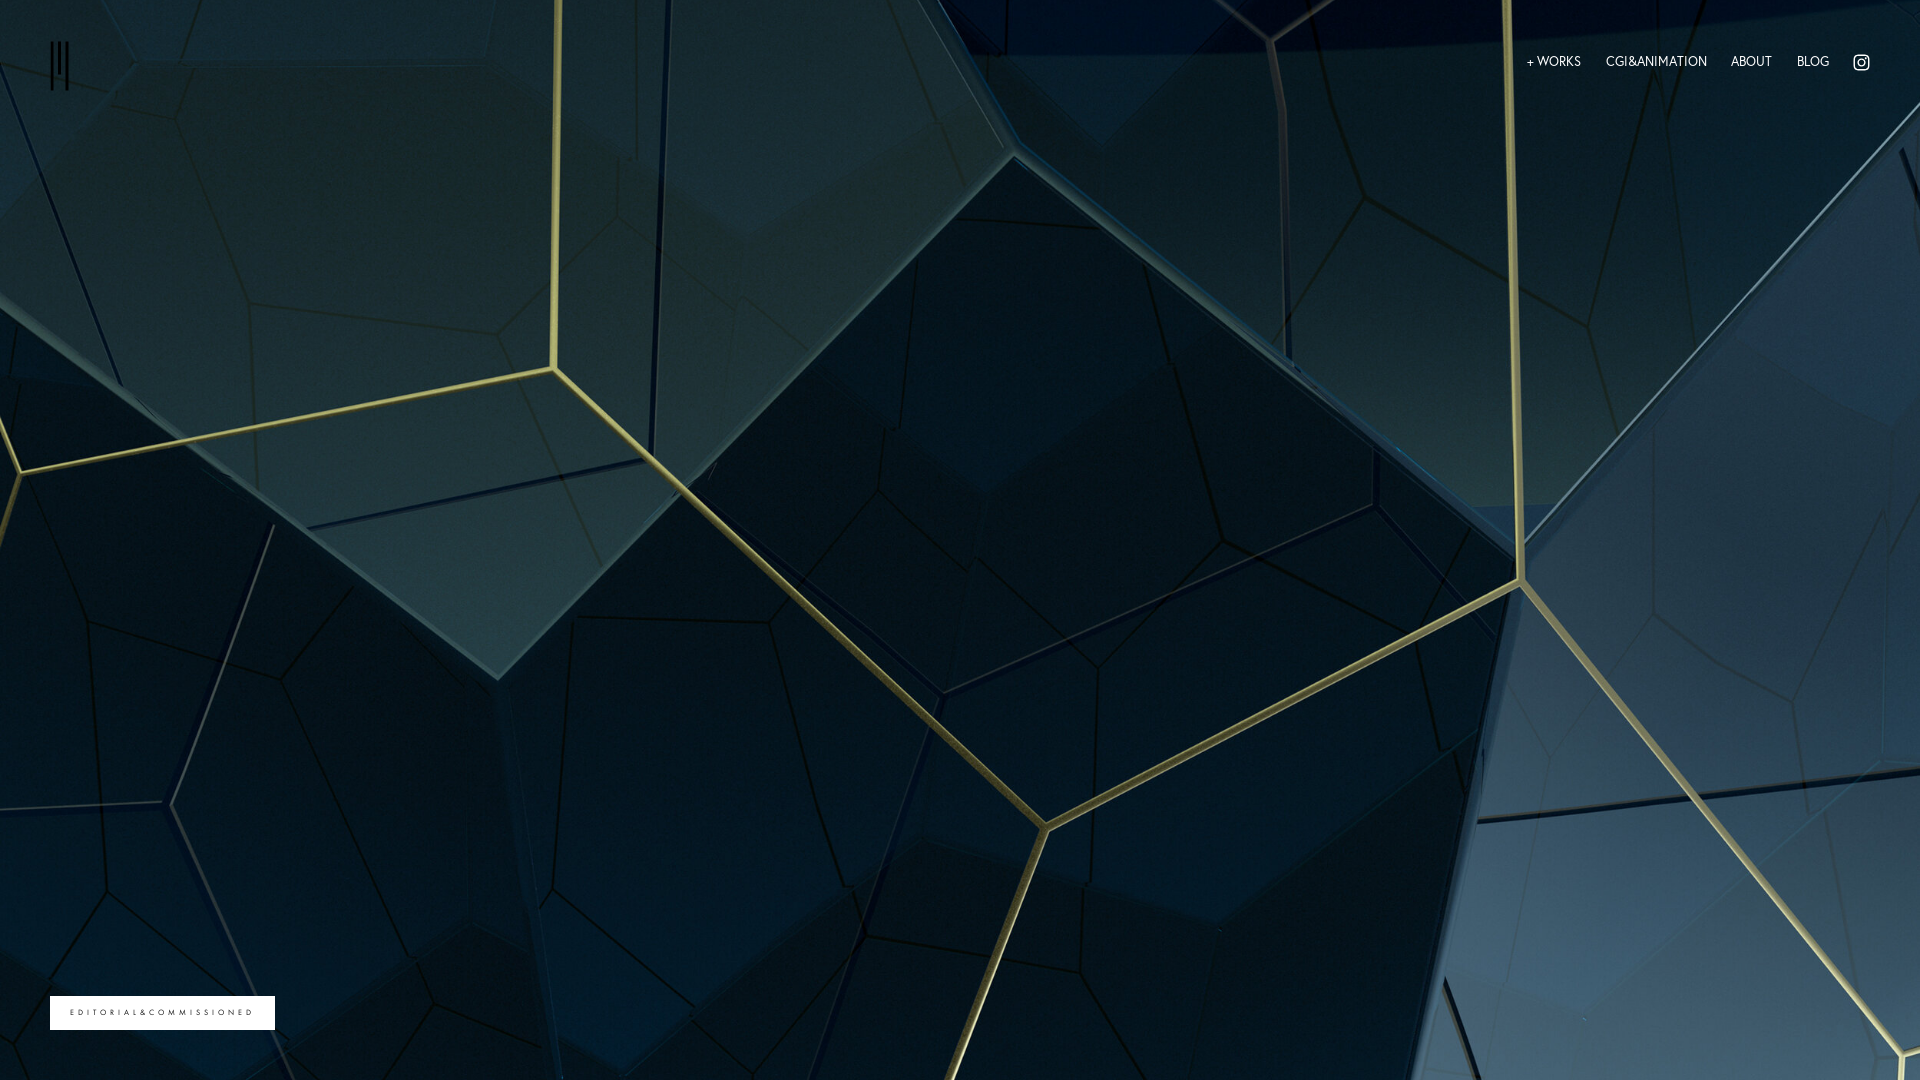 Image resolution: width=1920 pixels, height=1080 pixels. What do you see at coordinates (1750, 60) in the screenshot?
I see `'ABOUT'` at bounding box center [1750, 60].